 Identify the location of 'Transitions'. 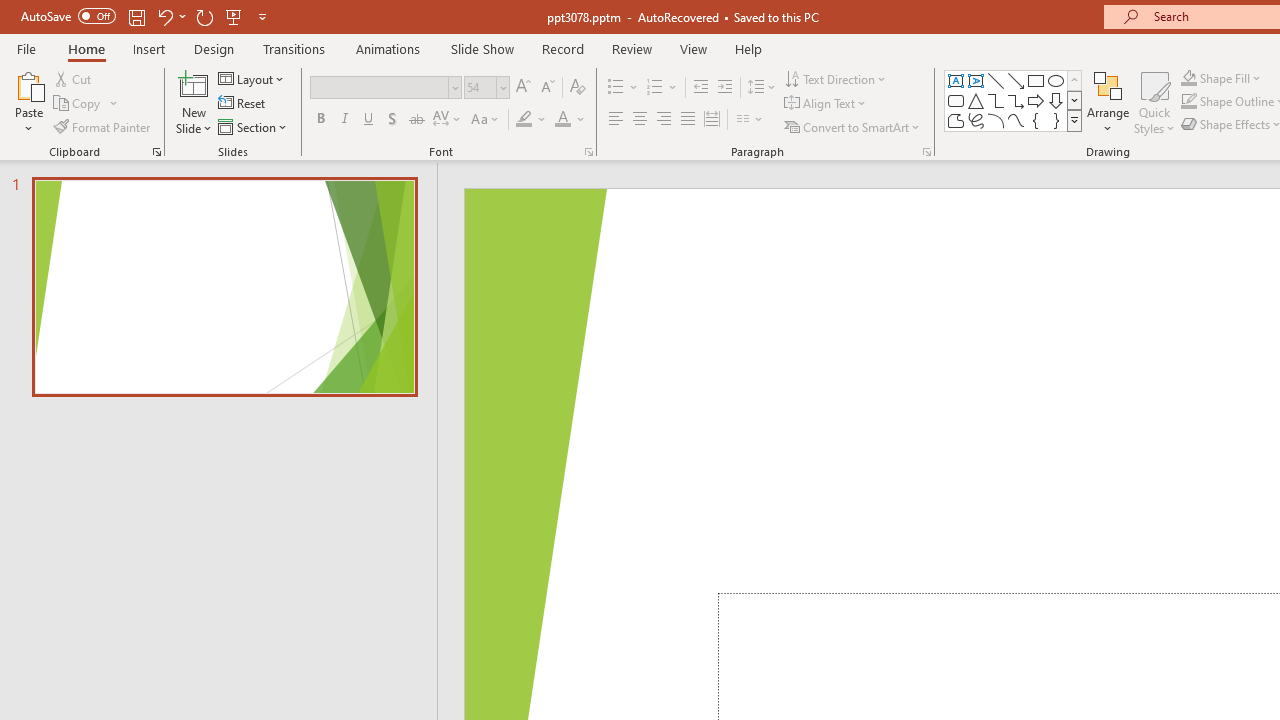
(294, 48).